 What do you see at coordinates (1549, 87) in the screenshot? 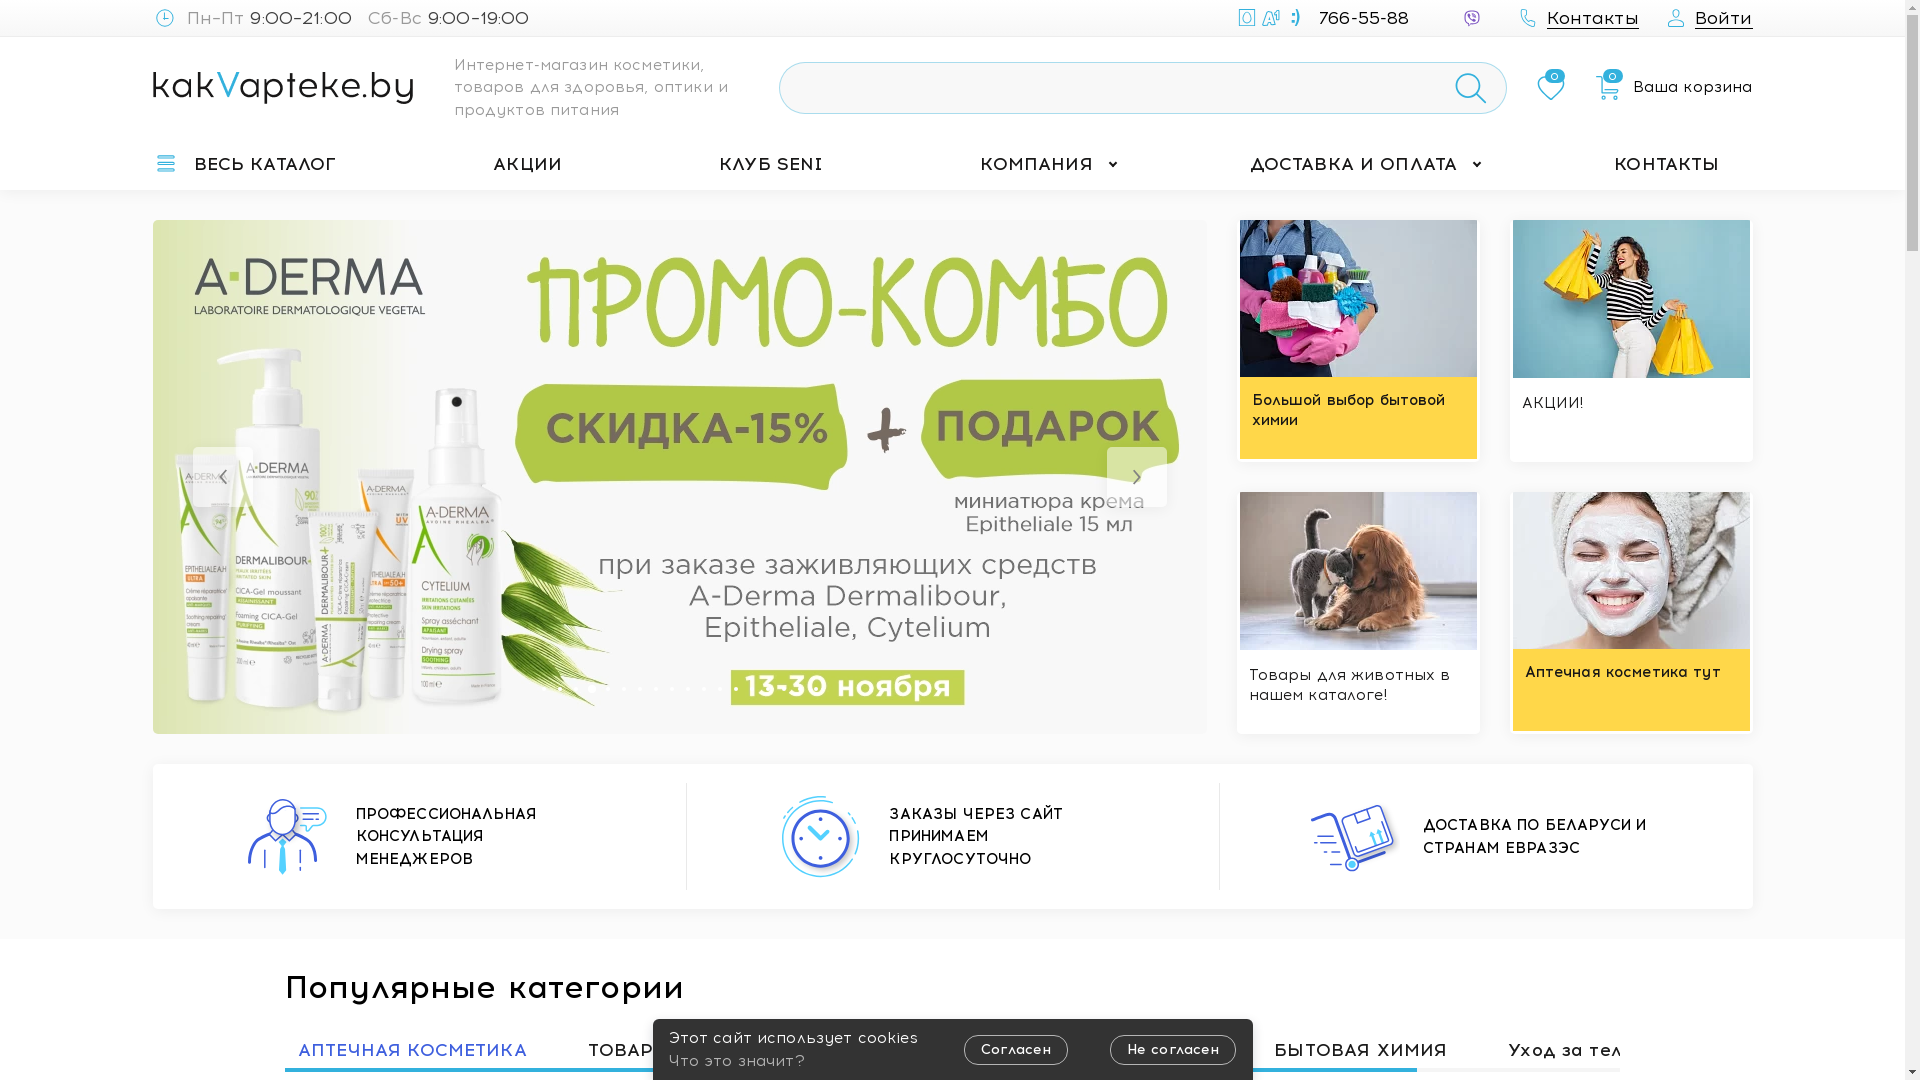
I see `'0'` at bounding box center [1549, 87].